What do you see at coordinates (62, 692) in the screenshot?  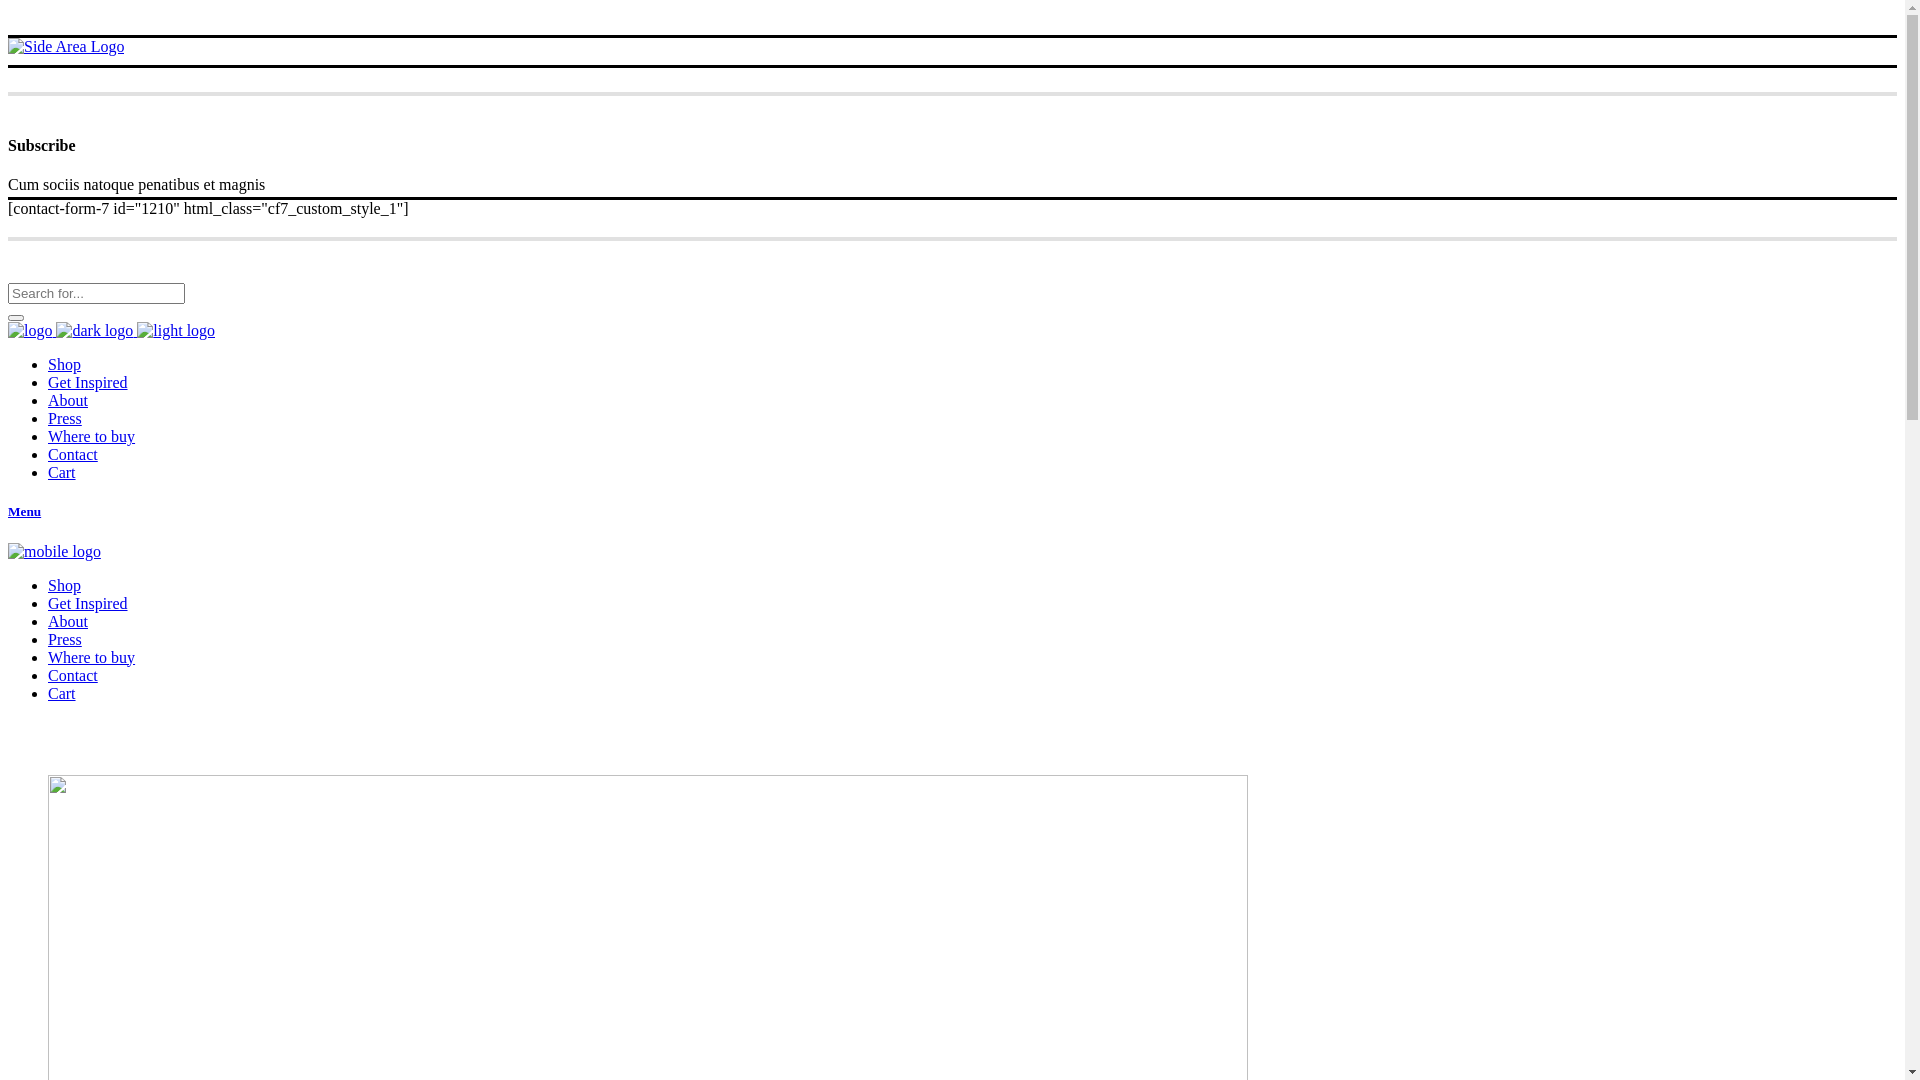 I see `'Cart'` at bounding box center [62, 692].